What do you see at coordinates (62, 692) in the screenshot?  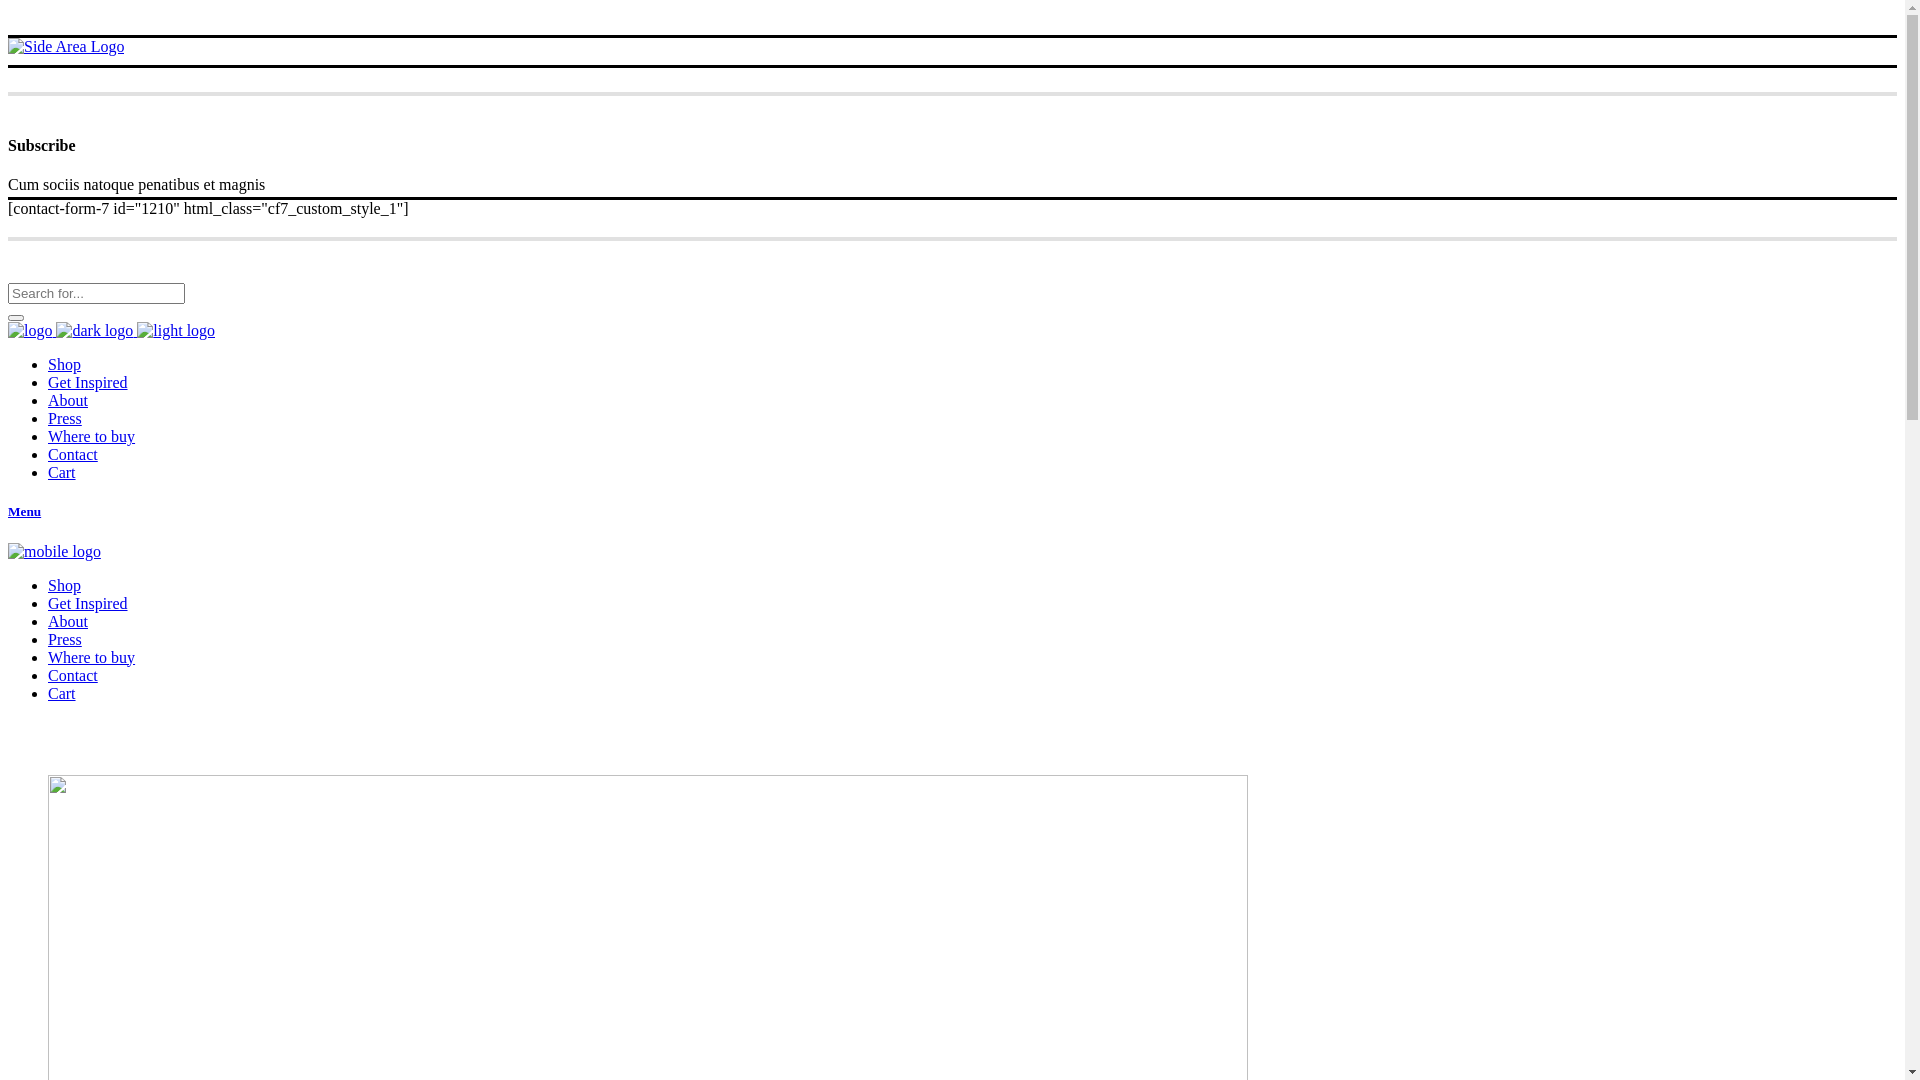 I see `'Cart'` at bounding box center [62, 692].